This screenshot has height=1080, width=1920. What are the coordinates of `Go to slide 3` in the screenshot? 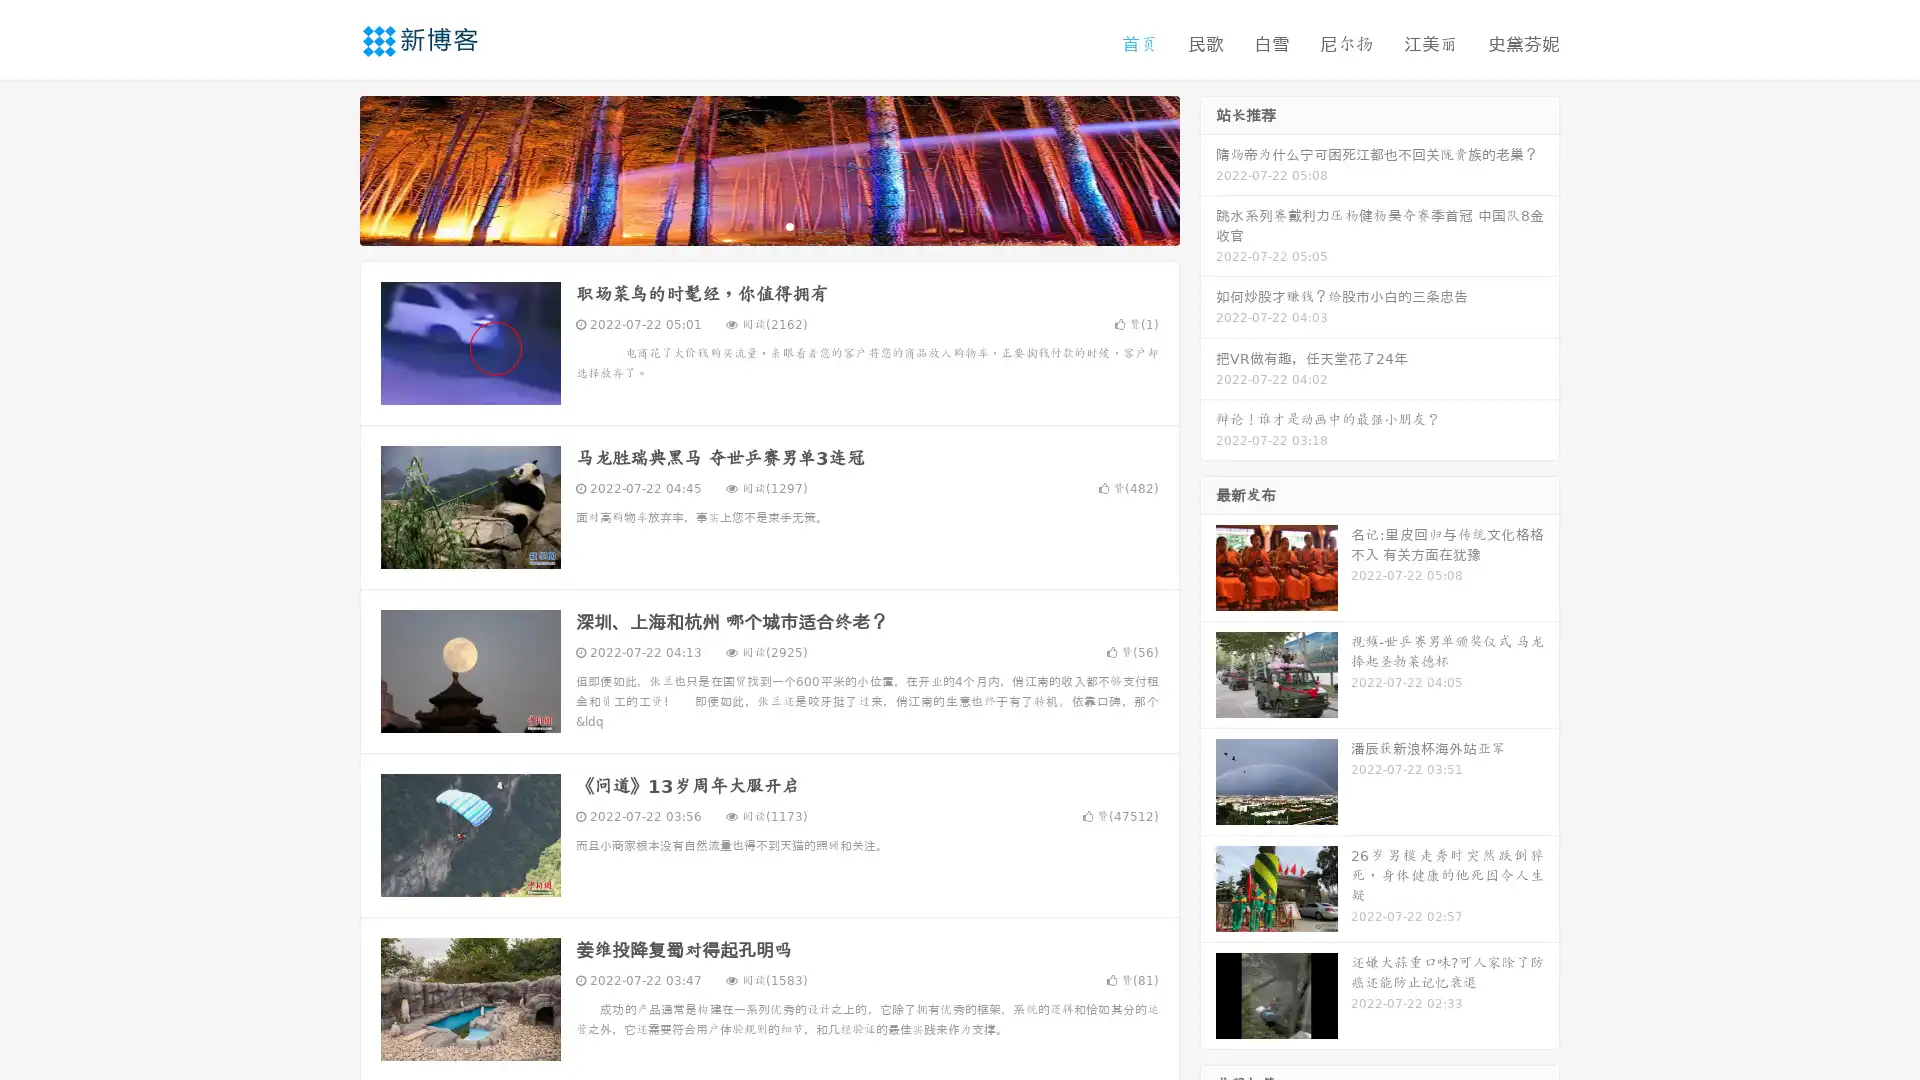 It's located at (789, 225).